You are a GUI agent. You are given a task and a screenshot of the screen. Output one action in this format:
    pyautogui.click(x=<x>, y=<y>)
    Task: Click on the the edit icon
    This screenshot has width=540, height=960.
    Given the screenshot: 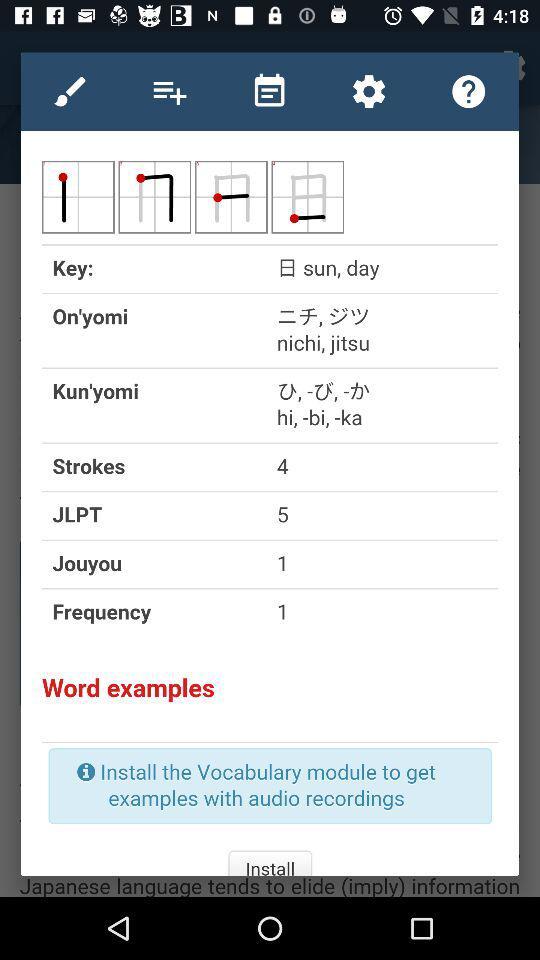 What is the action you would take?
    pyautogui.click(x=69, y=98)
    